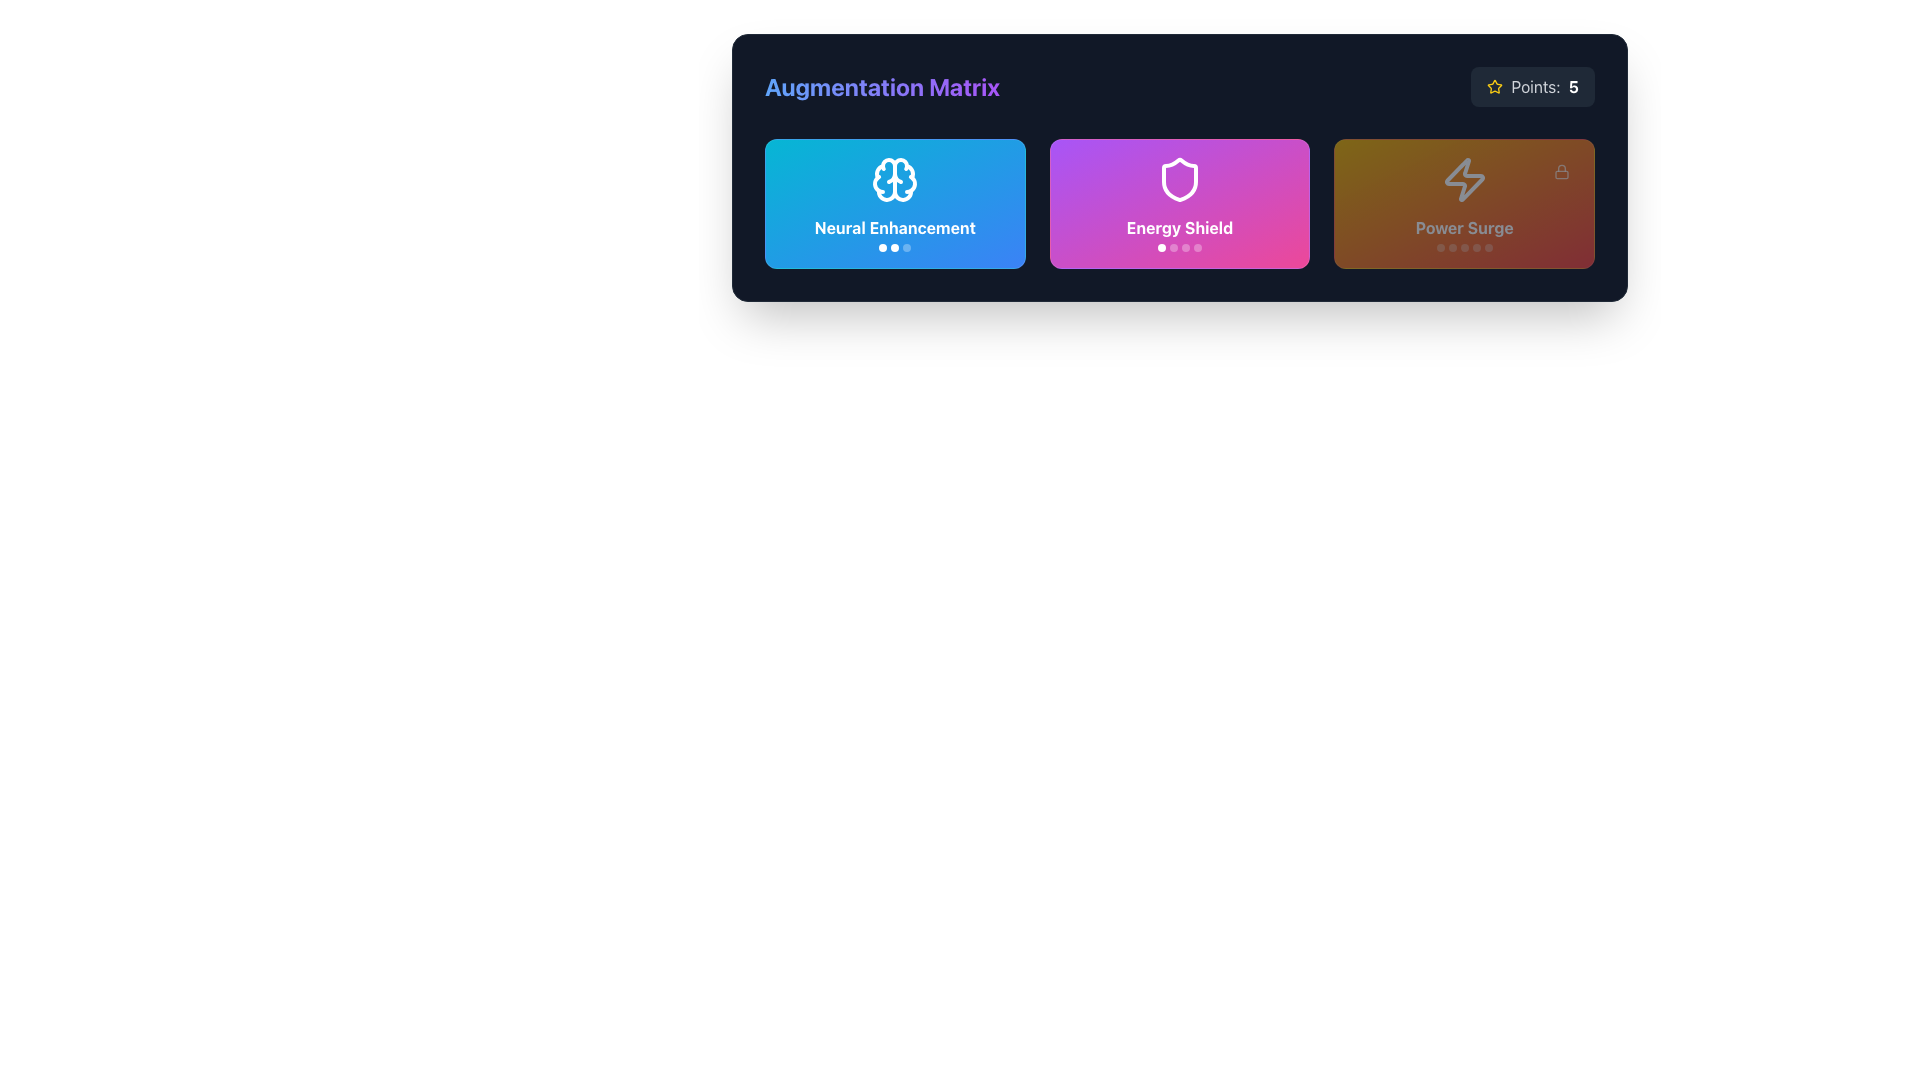  What do you see at coordinates (1495, 85) in the screenshot?
I see `the star icon located at the top-right section of the interface, near the points indicator displaying '5 Points.'` at bounding box center [1495, 85].